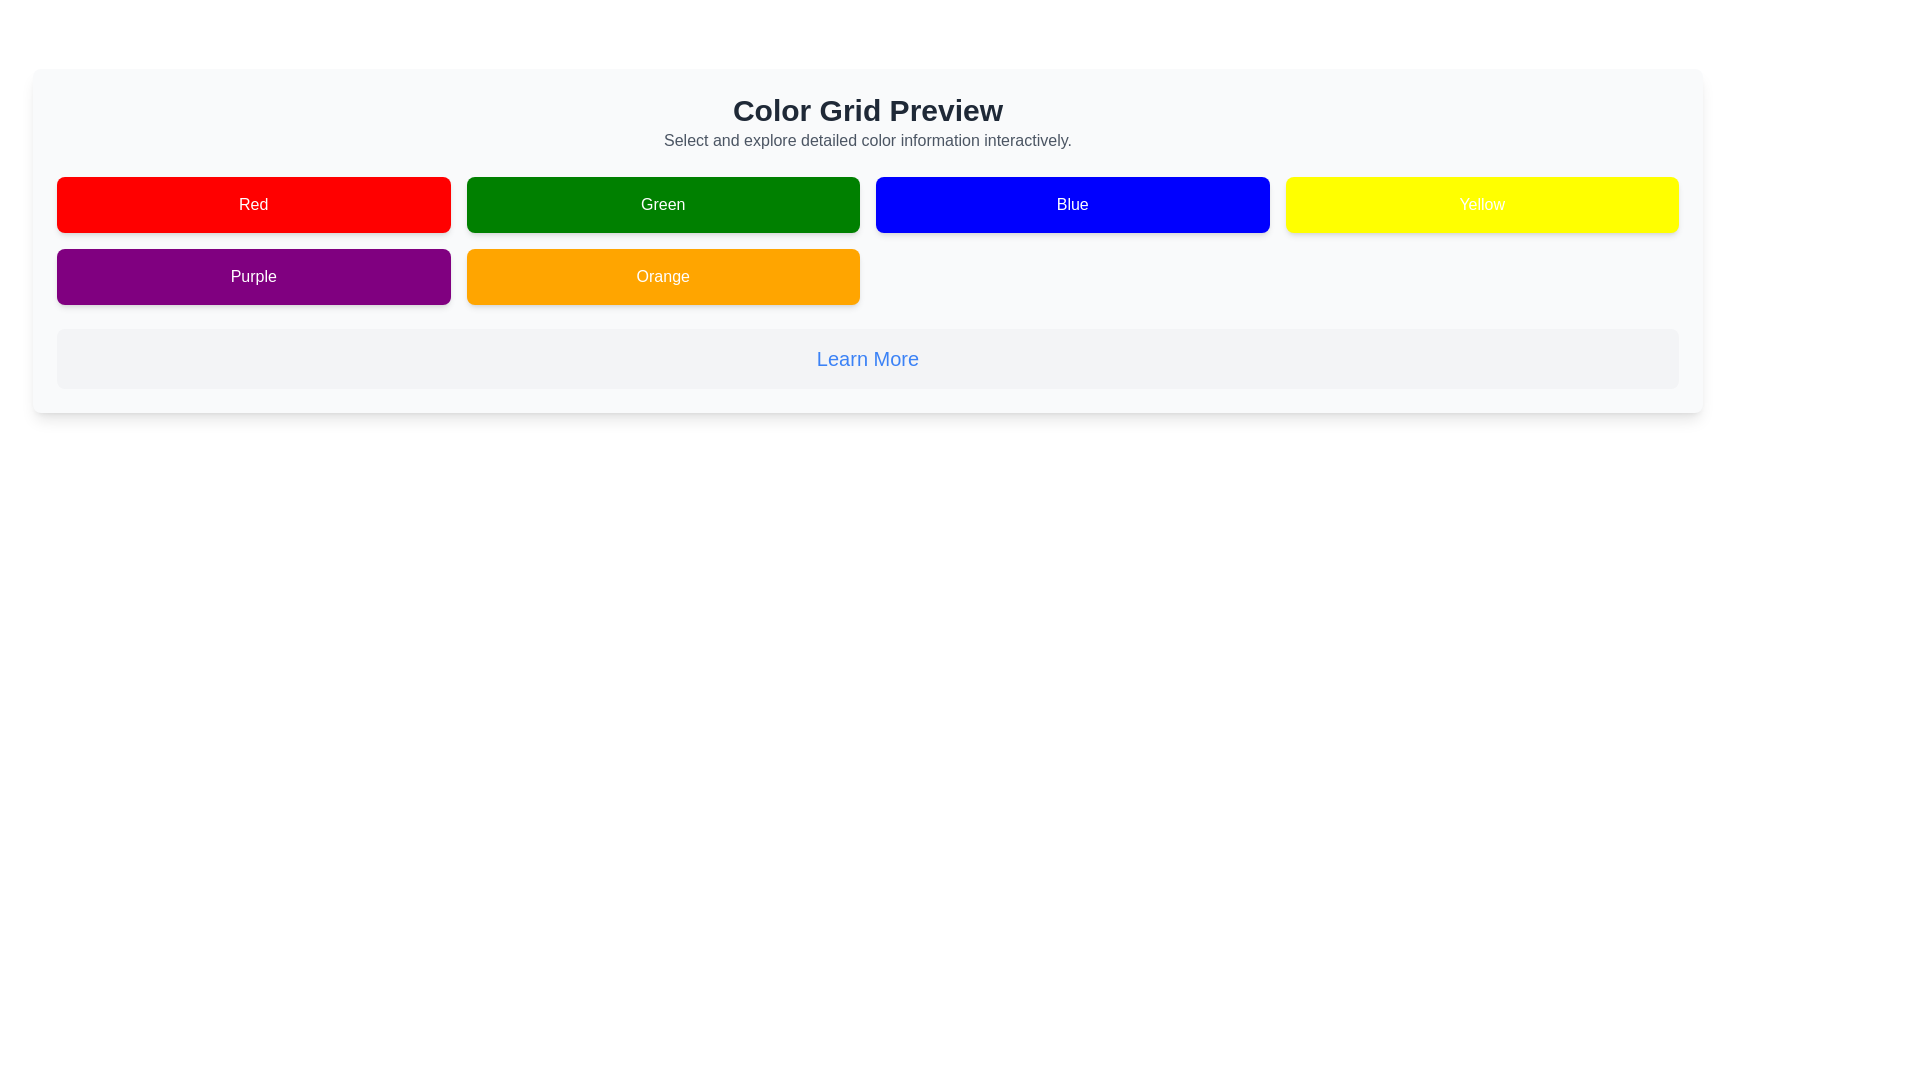 The width and height of the screenshot is (1920, 1080). I want to click on the selectable blue button located in the first row and third block from the left, bordered by a green block on the left and a yellow block on the right, to trigger a visual response, so click(1071, 204).